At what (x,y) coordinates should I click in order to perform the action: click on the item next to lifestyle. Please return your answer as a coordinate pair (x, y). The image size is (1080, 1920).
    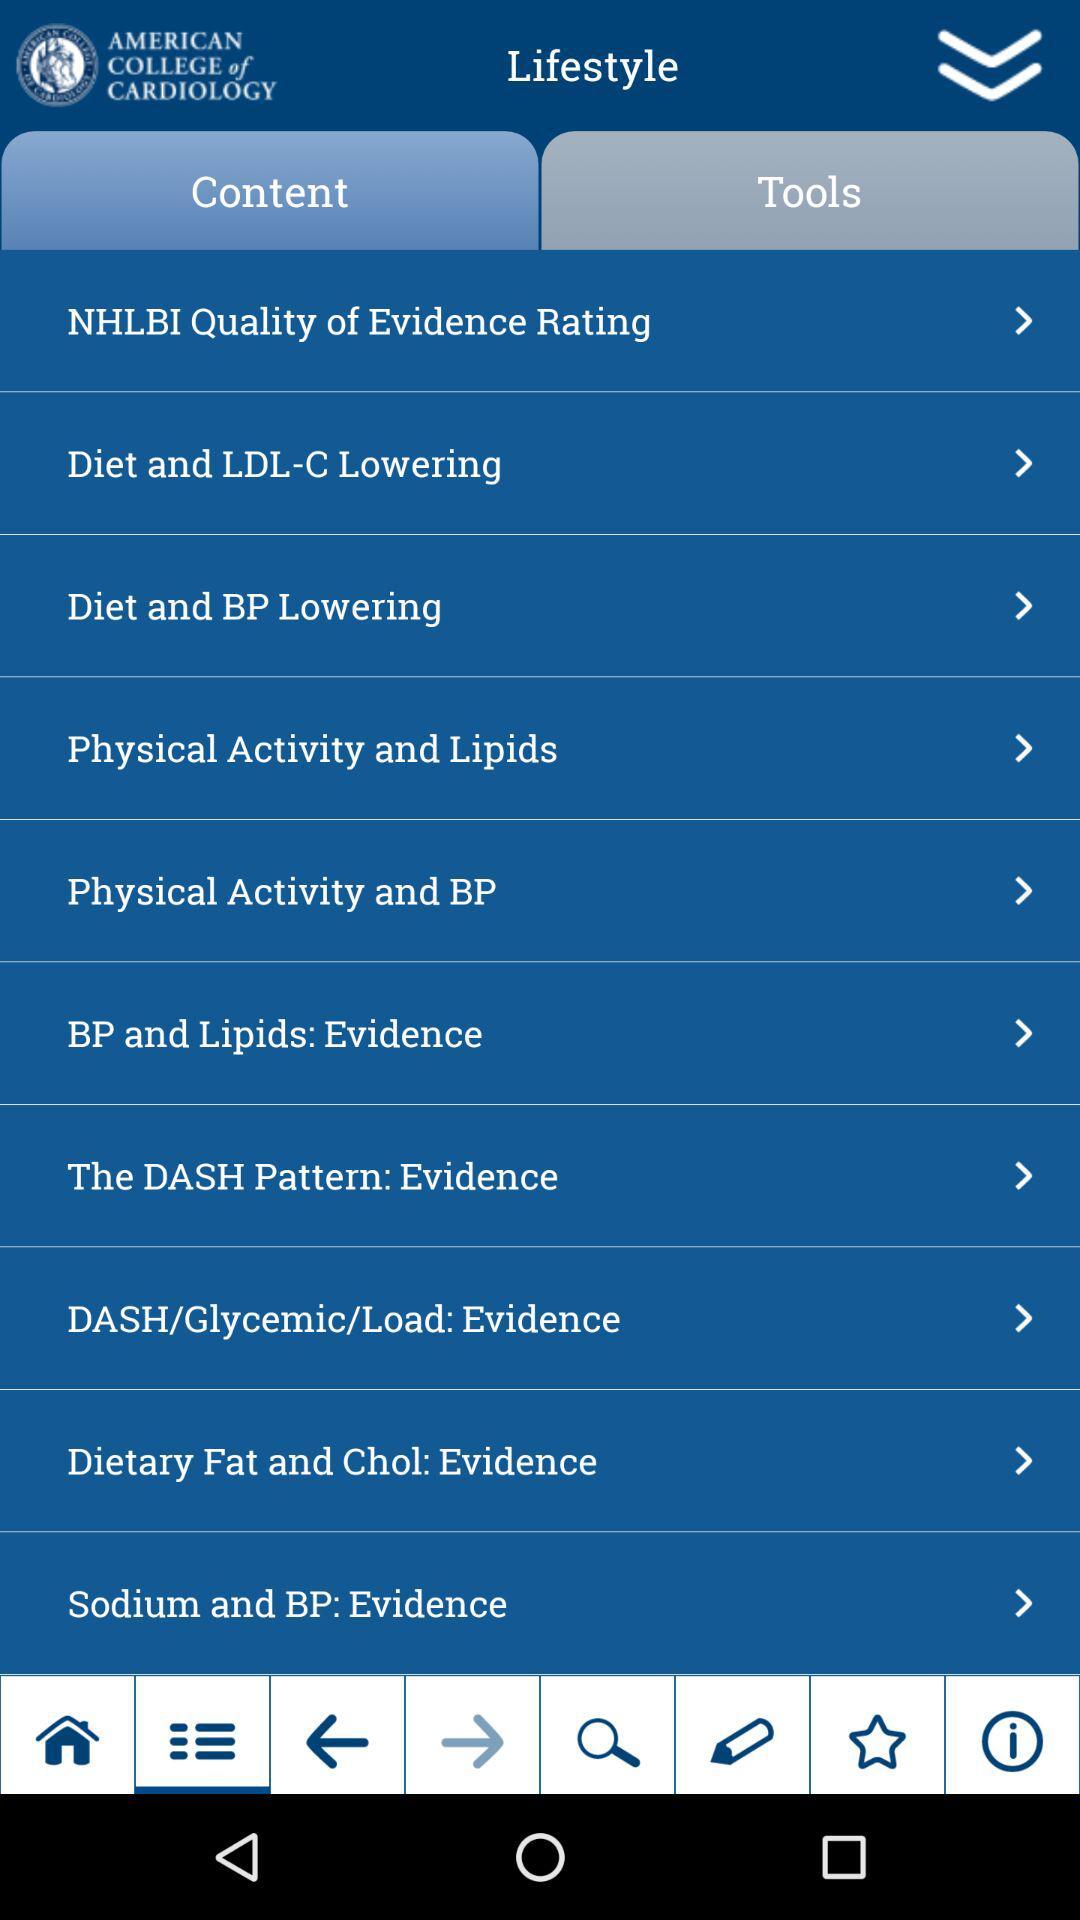
    Looking at the image, I should click on (144, 65).